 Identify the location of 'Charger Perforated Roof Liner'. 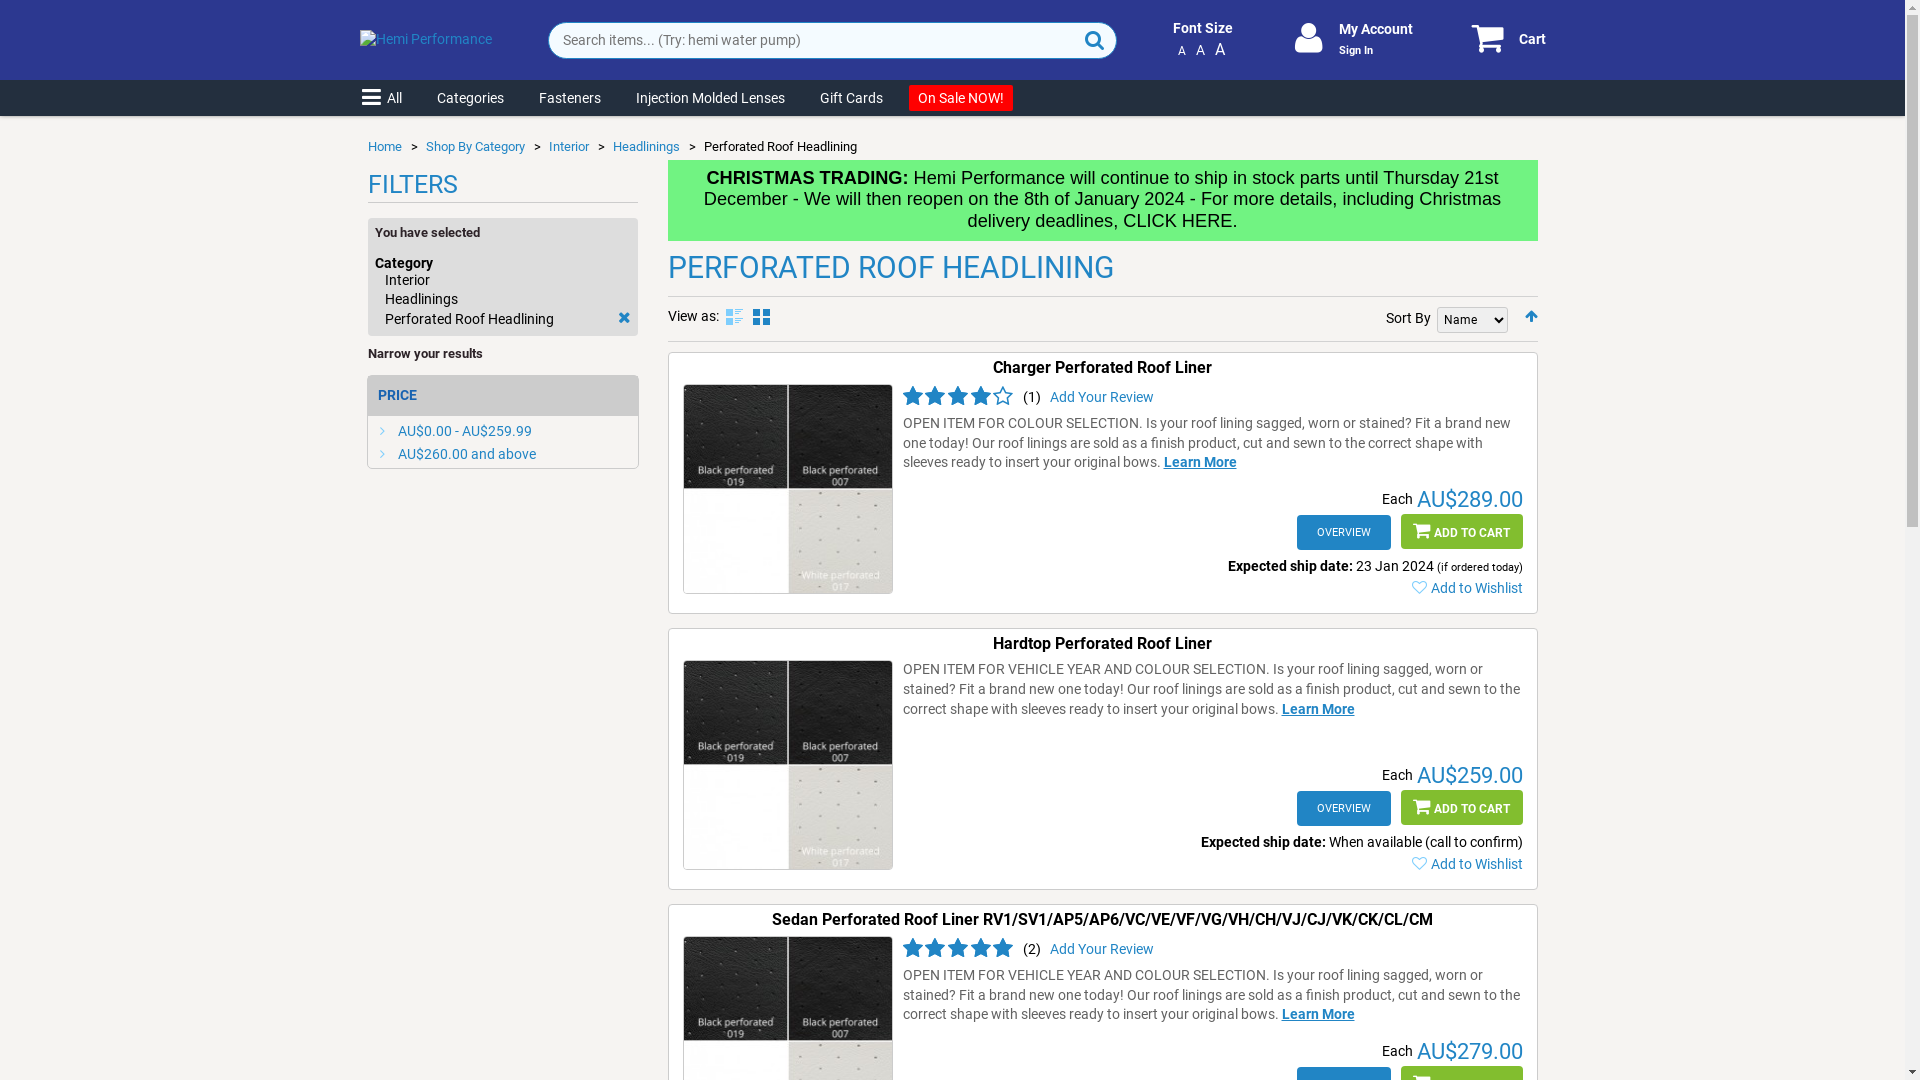
(786, 489).